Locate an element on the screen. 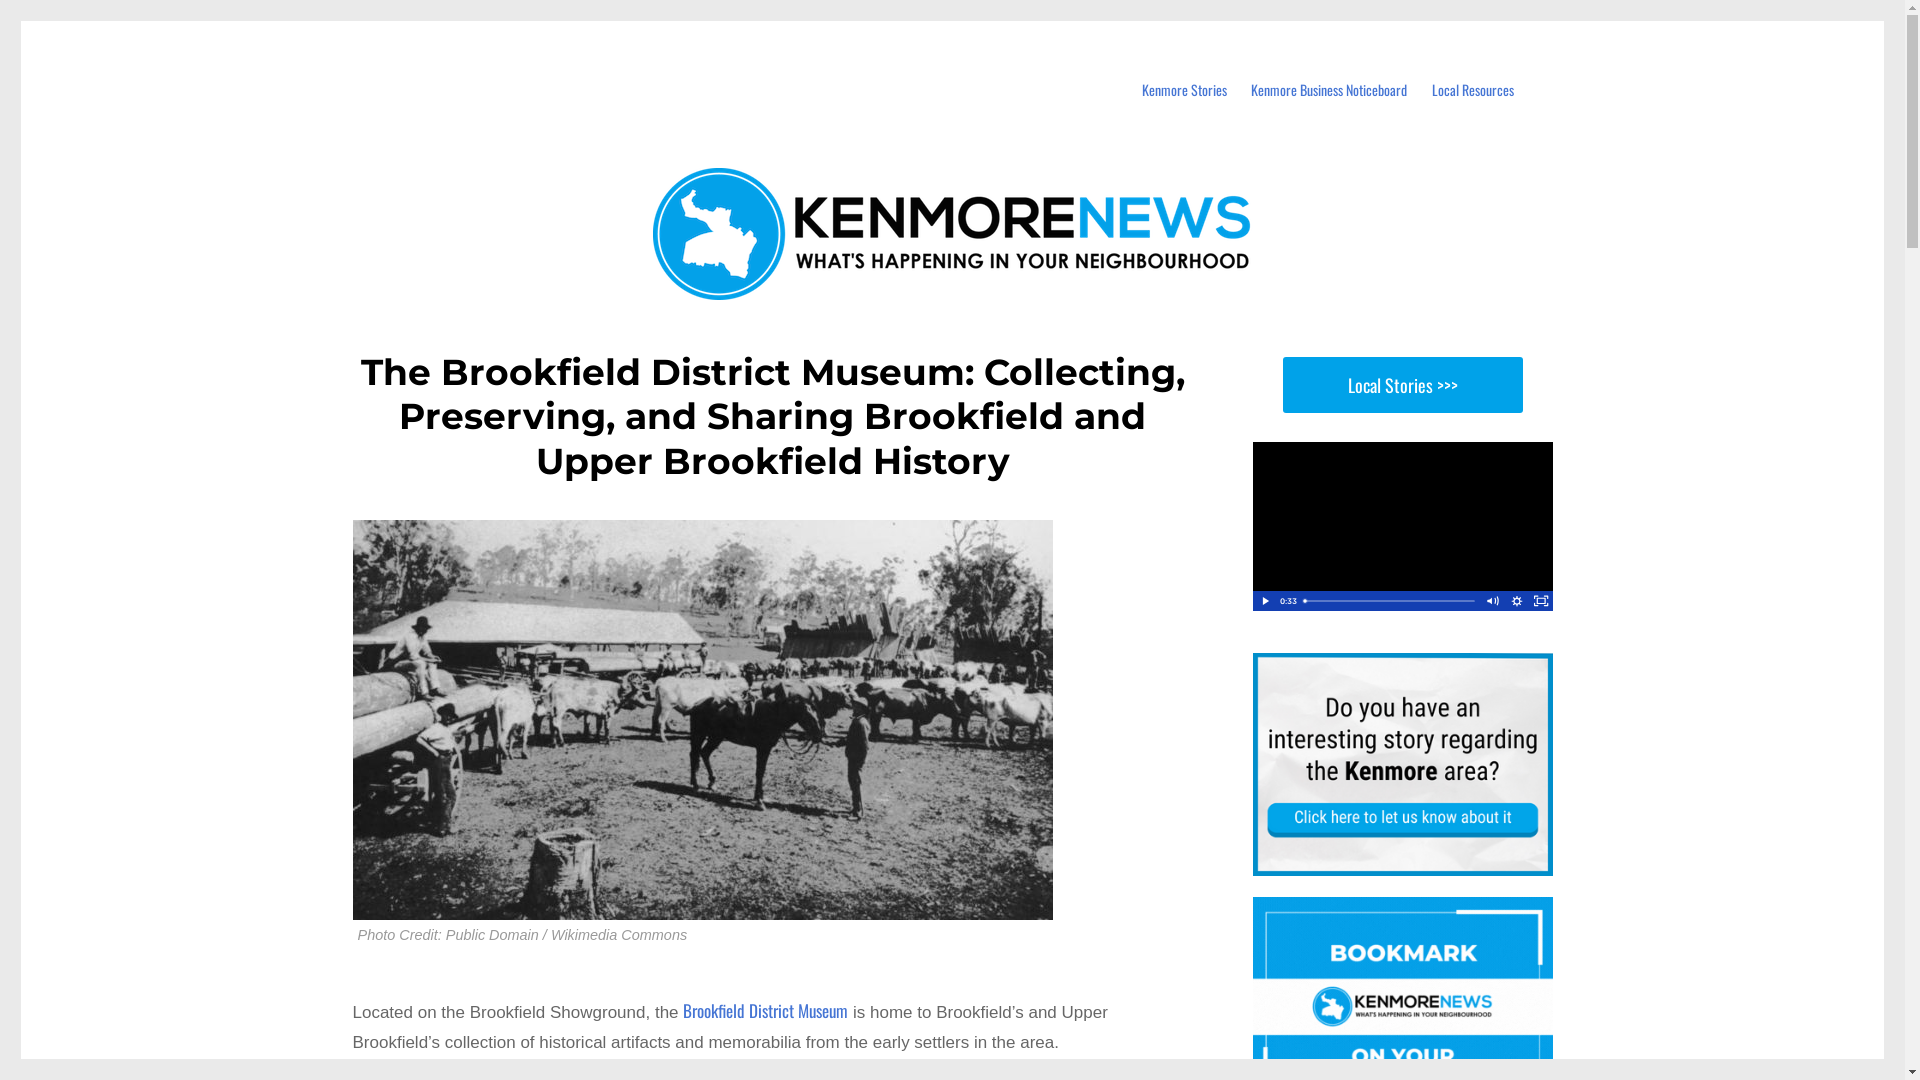 The image size is (1920, 1080). 'Kenmore Business Noticeboard' is located at coordinates (1329, 90).